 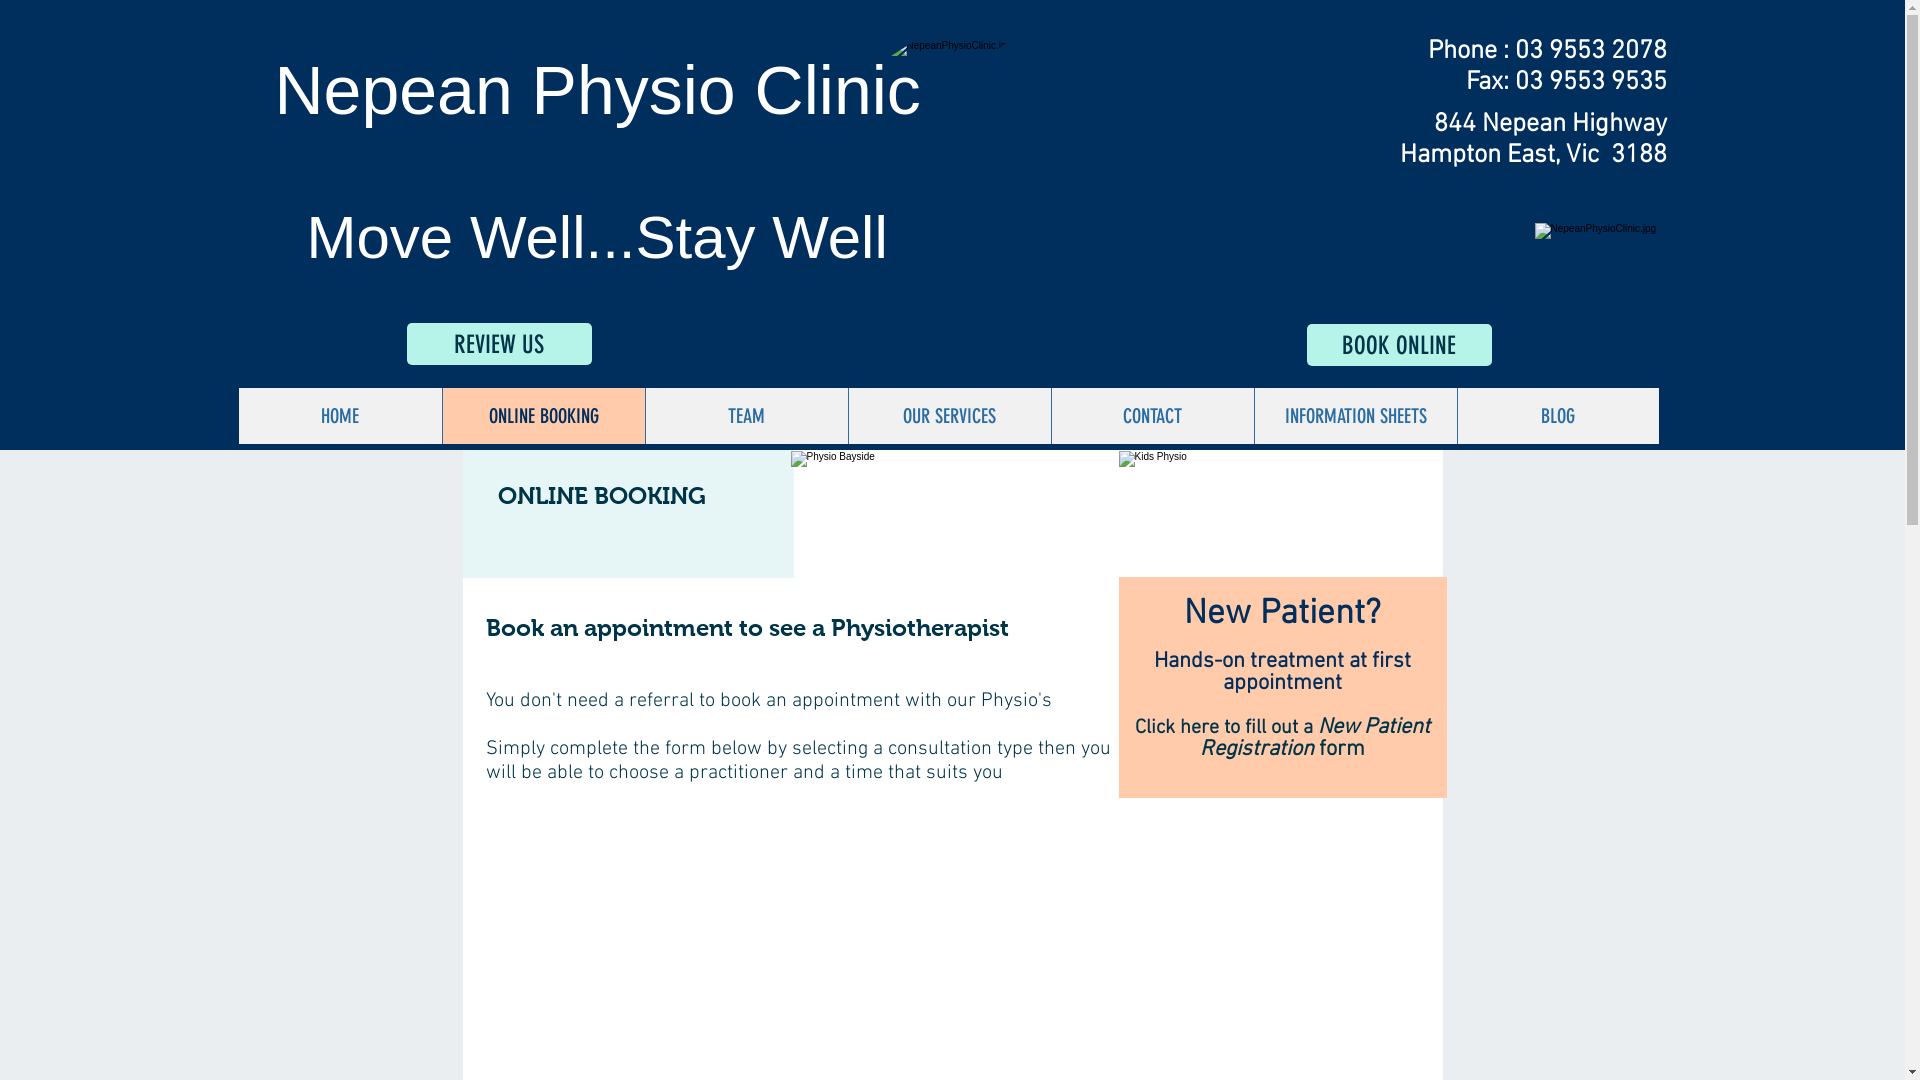 What do you see at coordinates (595, 236) in the screenshot?
I see `'Move Well...Stay Well'` at bounding box center [595, 236].